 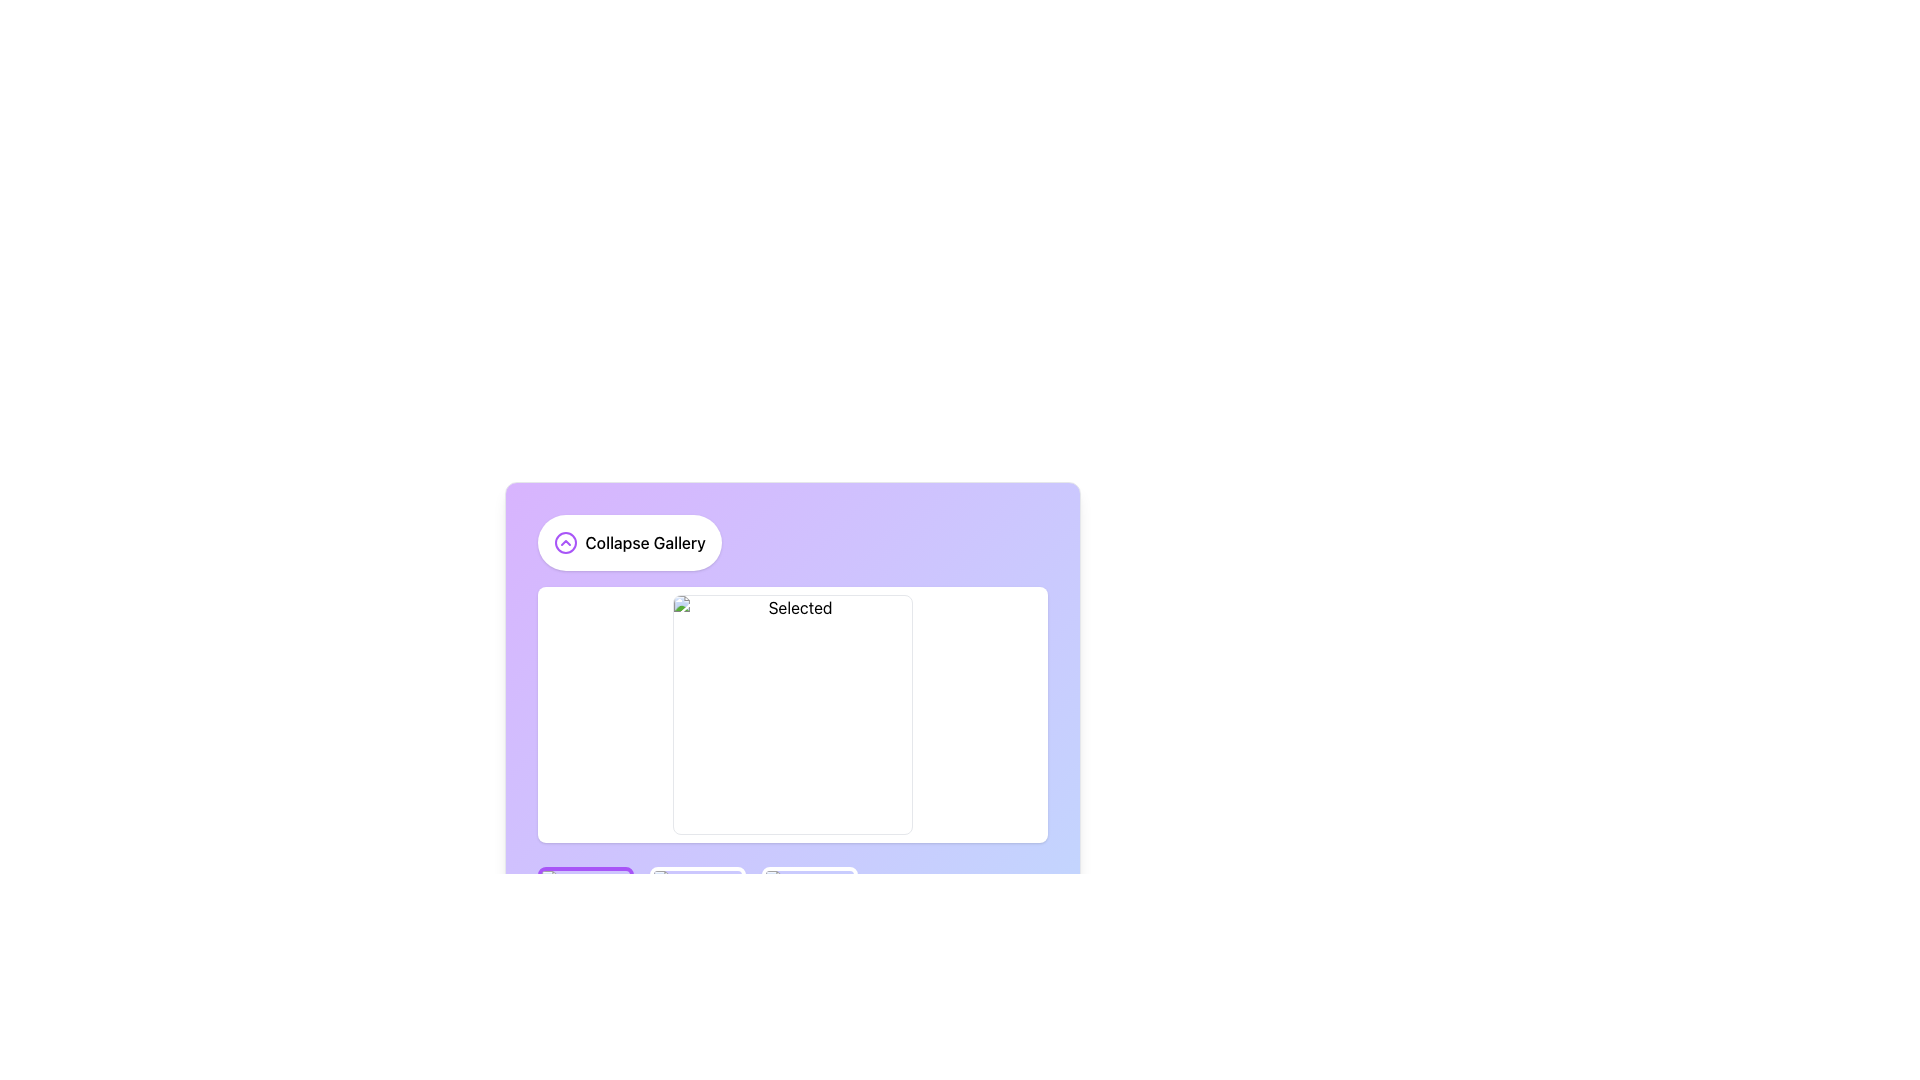 I want to click on the text element displaying 'Capture' located at the bottom-center of the interface layout, so click(x=666, y=1036).